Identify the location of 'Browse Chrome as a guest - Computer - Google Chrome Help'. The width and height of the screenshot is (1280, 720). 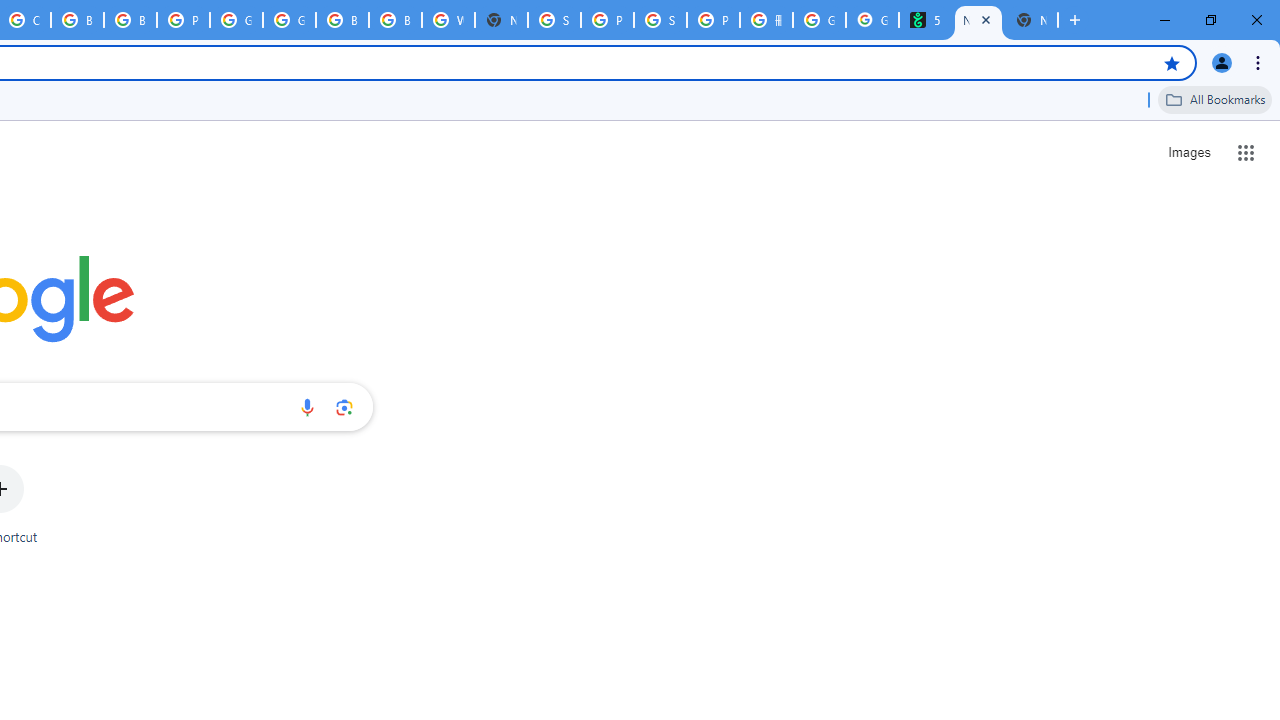
(129, 20).